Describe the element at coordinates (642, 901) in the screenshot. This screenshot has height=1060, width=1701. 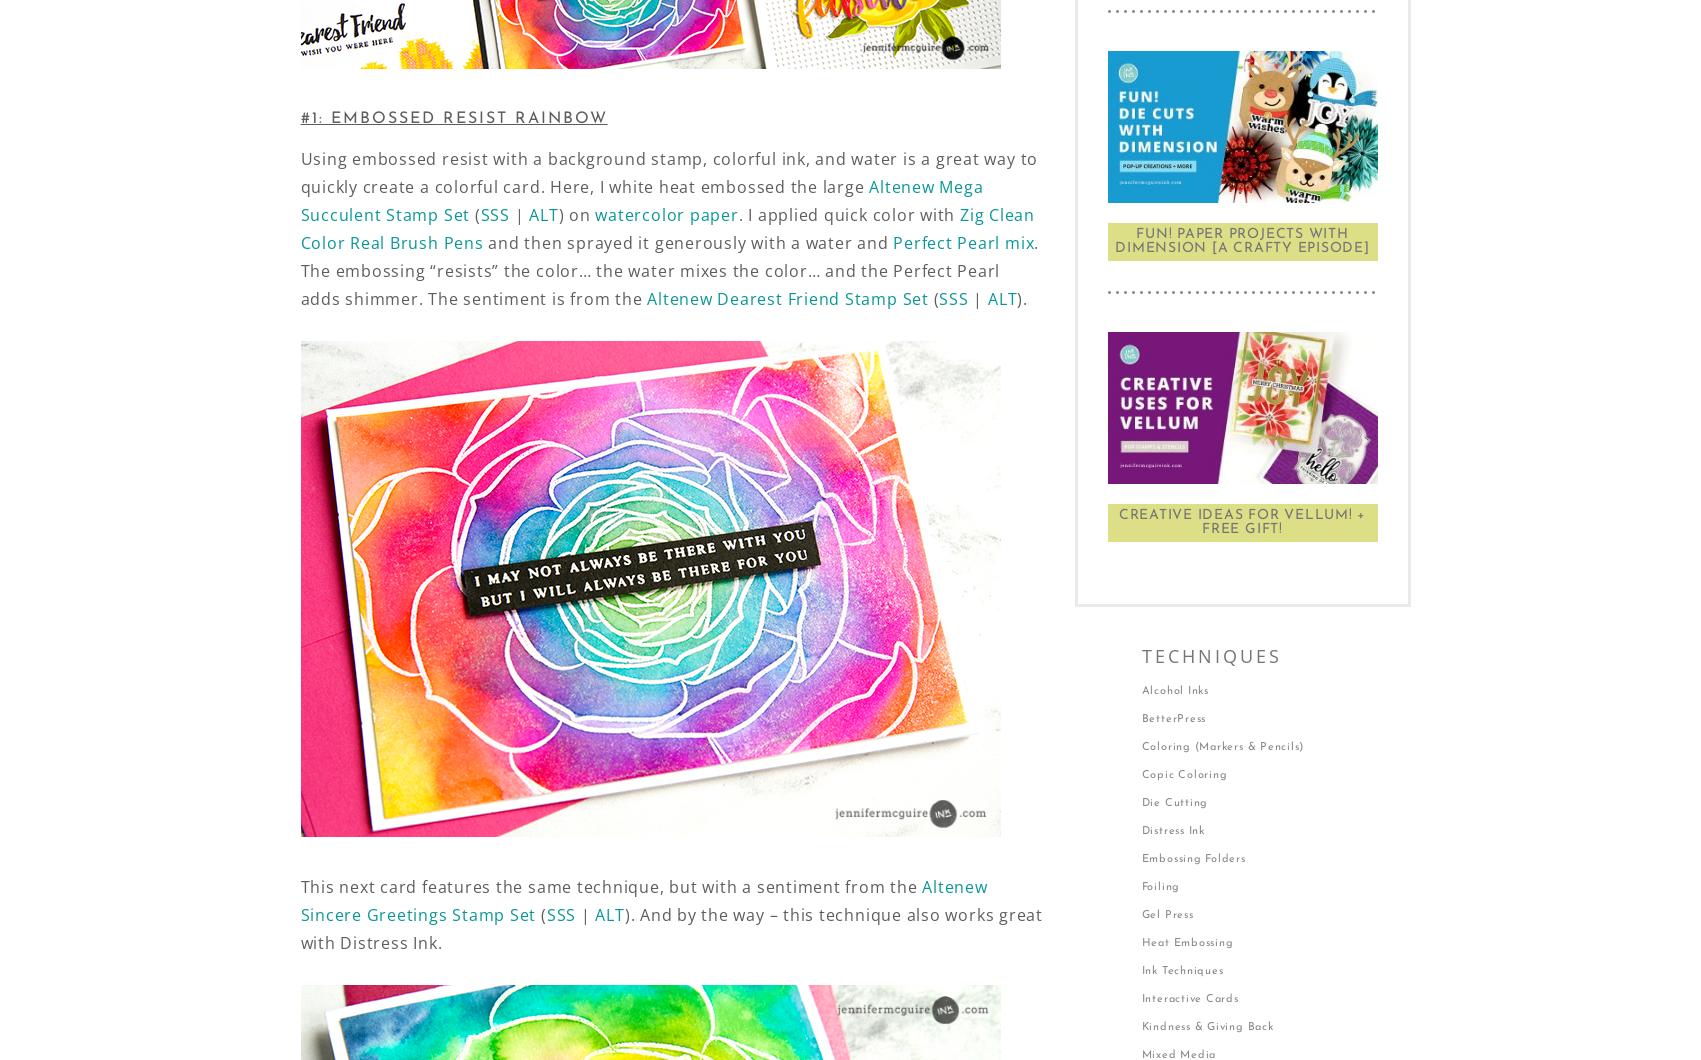
I see `'Altenew Sincere Greetings Stamp Set'` at that location.